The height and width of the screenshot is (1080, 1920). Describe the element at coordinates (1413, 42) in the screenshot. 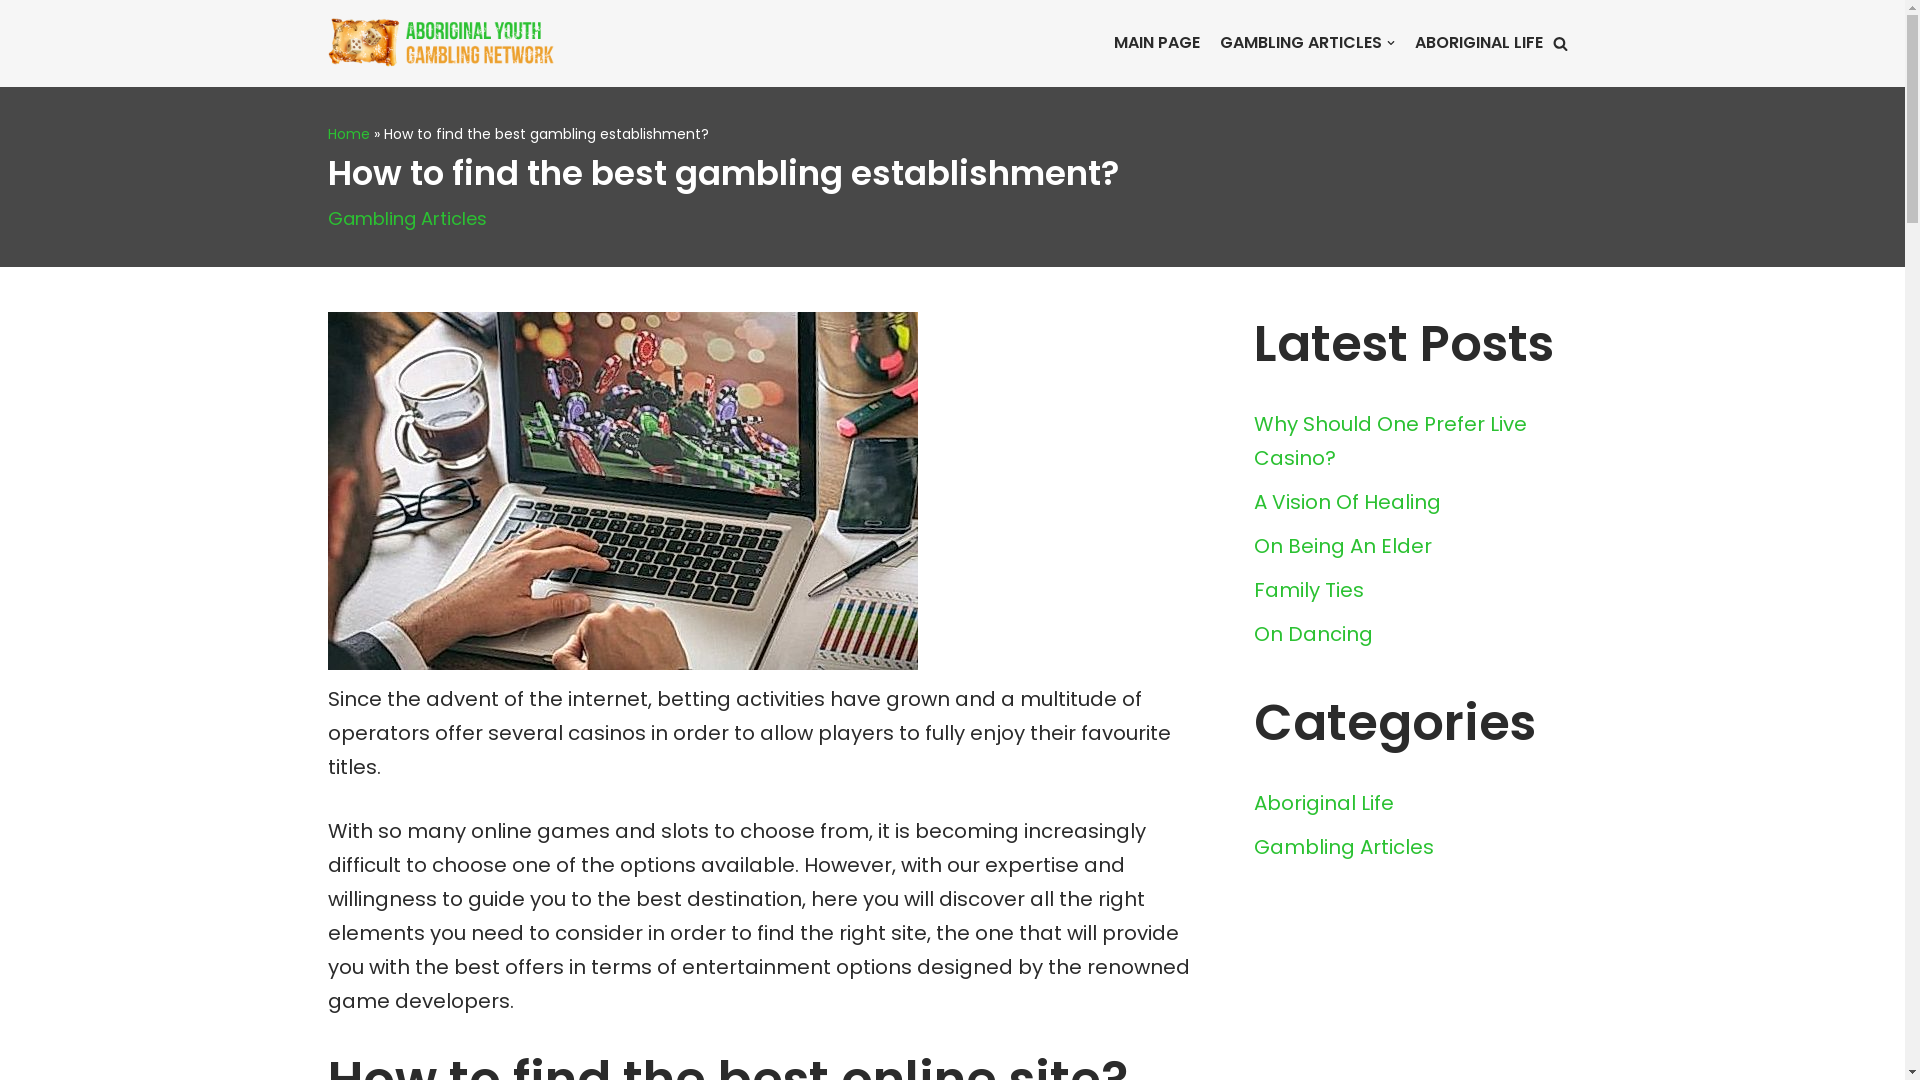

I see `'ABORIGINAL LIFE'` at that location.